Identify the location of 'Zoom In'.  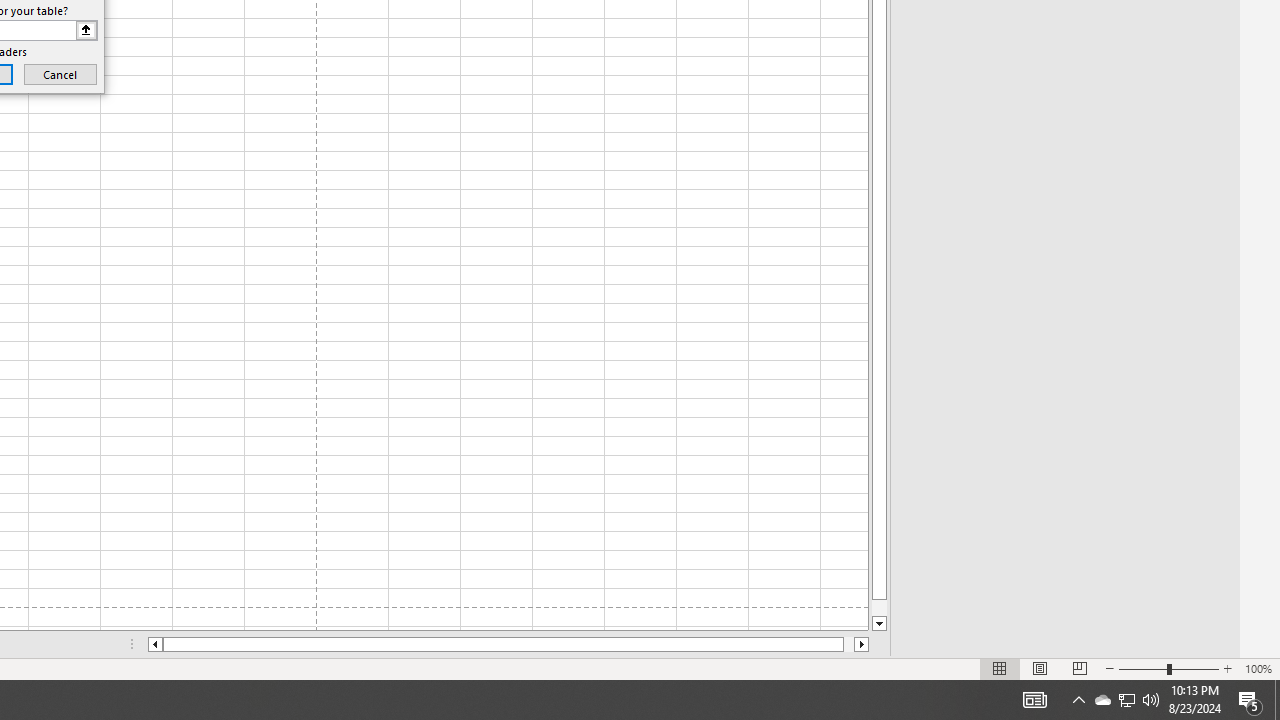
(1226, 669).